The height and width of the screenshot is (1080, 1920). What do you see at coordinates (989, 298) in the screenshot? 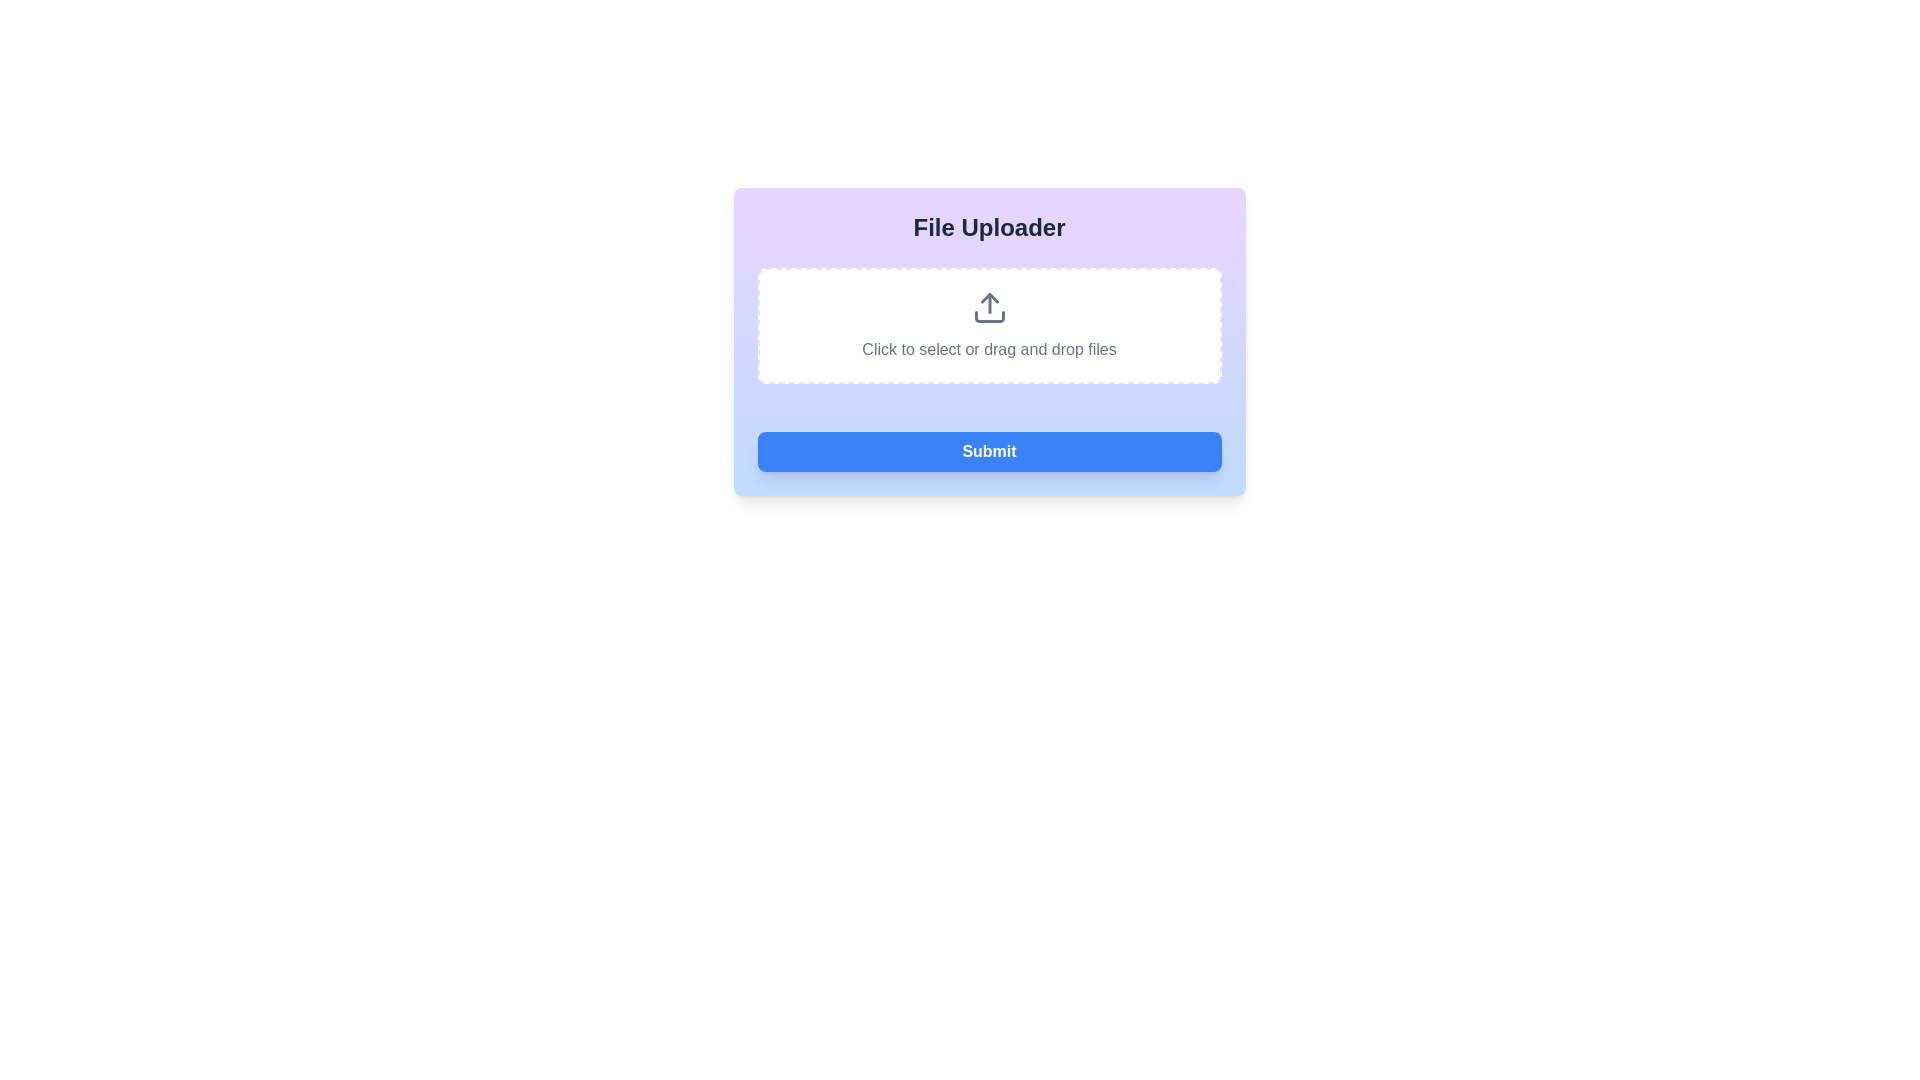
I see `the upward-pointing triangle icon that is part of the upload symbol, which is centrally aligned in the layout's central card section` at bounding box center [989, 298].